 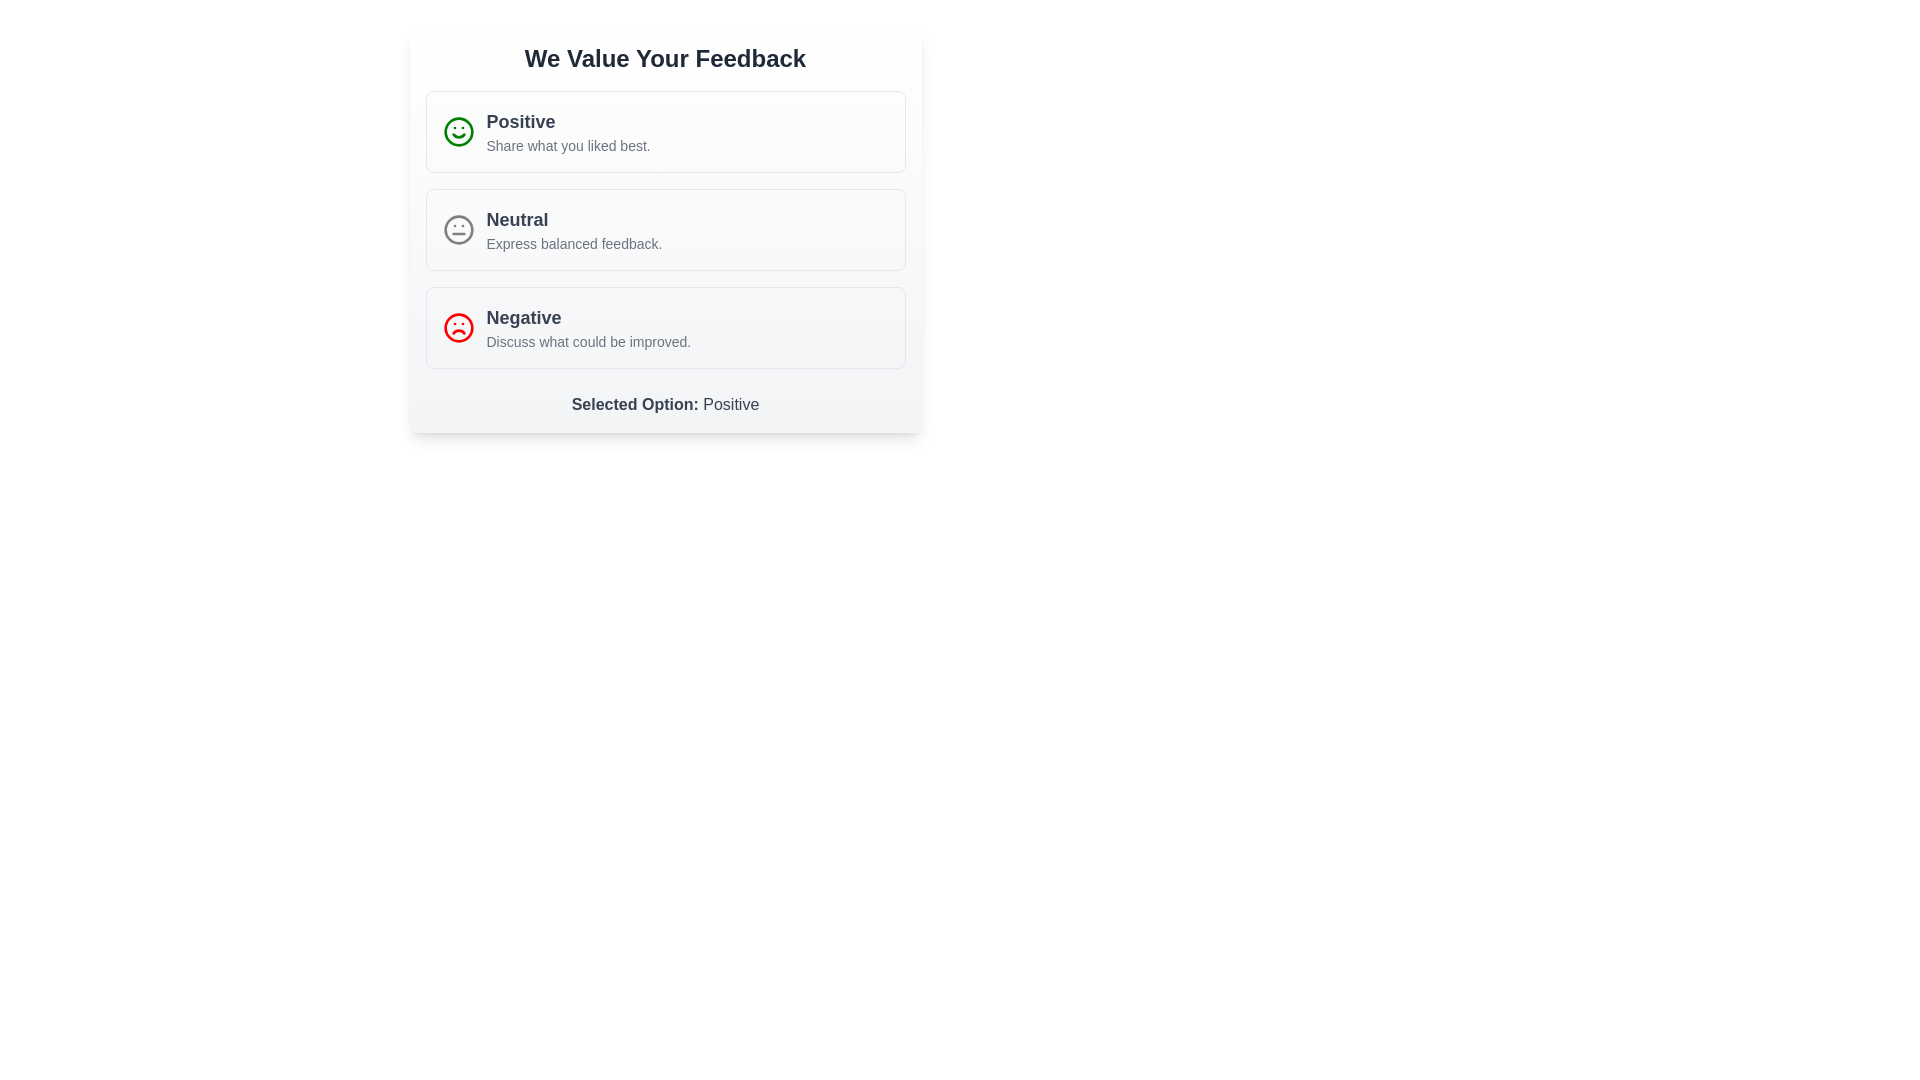 What do you see at coordinates (665, 229) in the screenshot?
I see `the selectable option for neutral feedback, located centrally below the title 'We Value Your Feedback', to change its appearance` at bounding box center [665, 229].